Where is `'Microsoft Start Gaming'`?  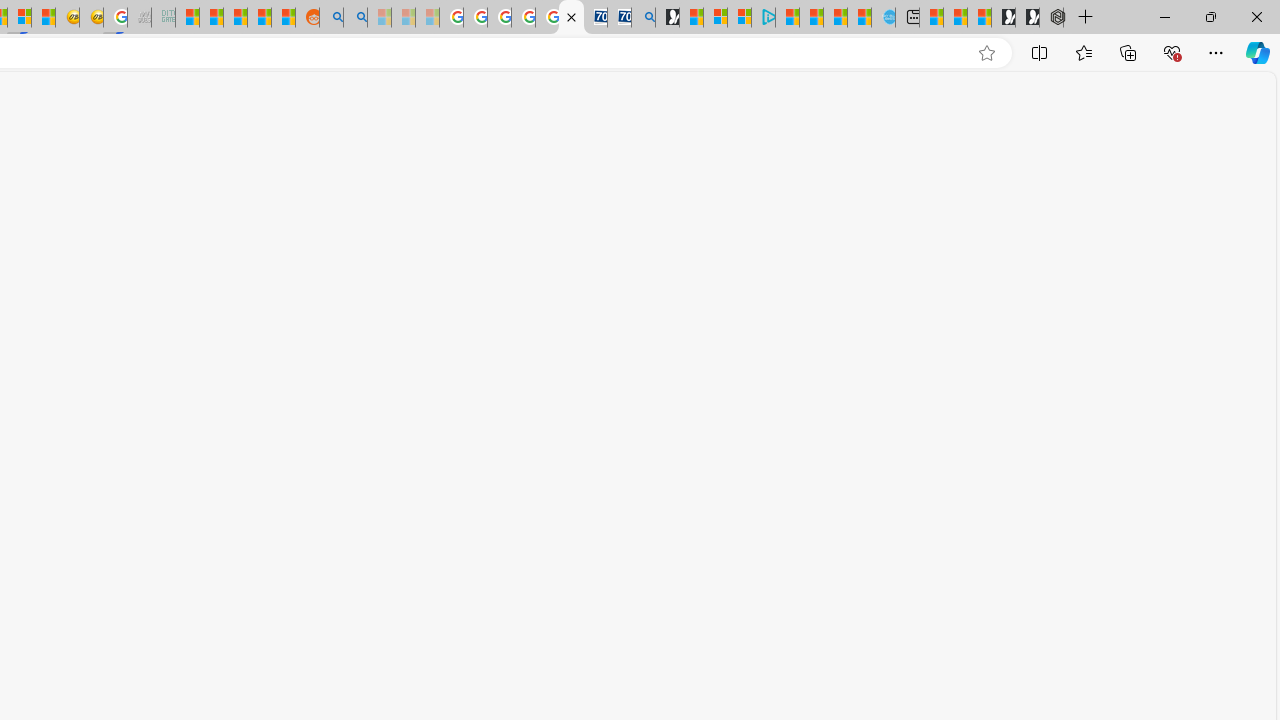 'Microsoft Start Gaming' is located at coordinates (667, 17).